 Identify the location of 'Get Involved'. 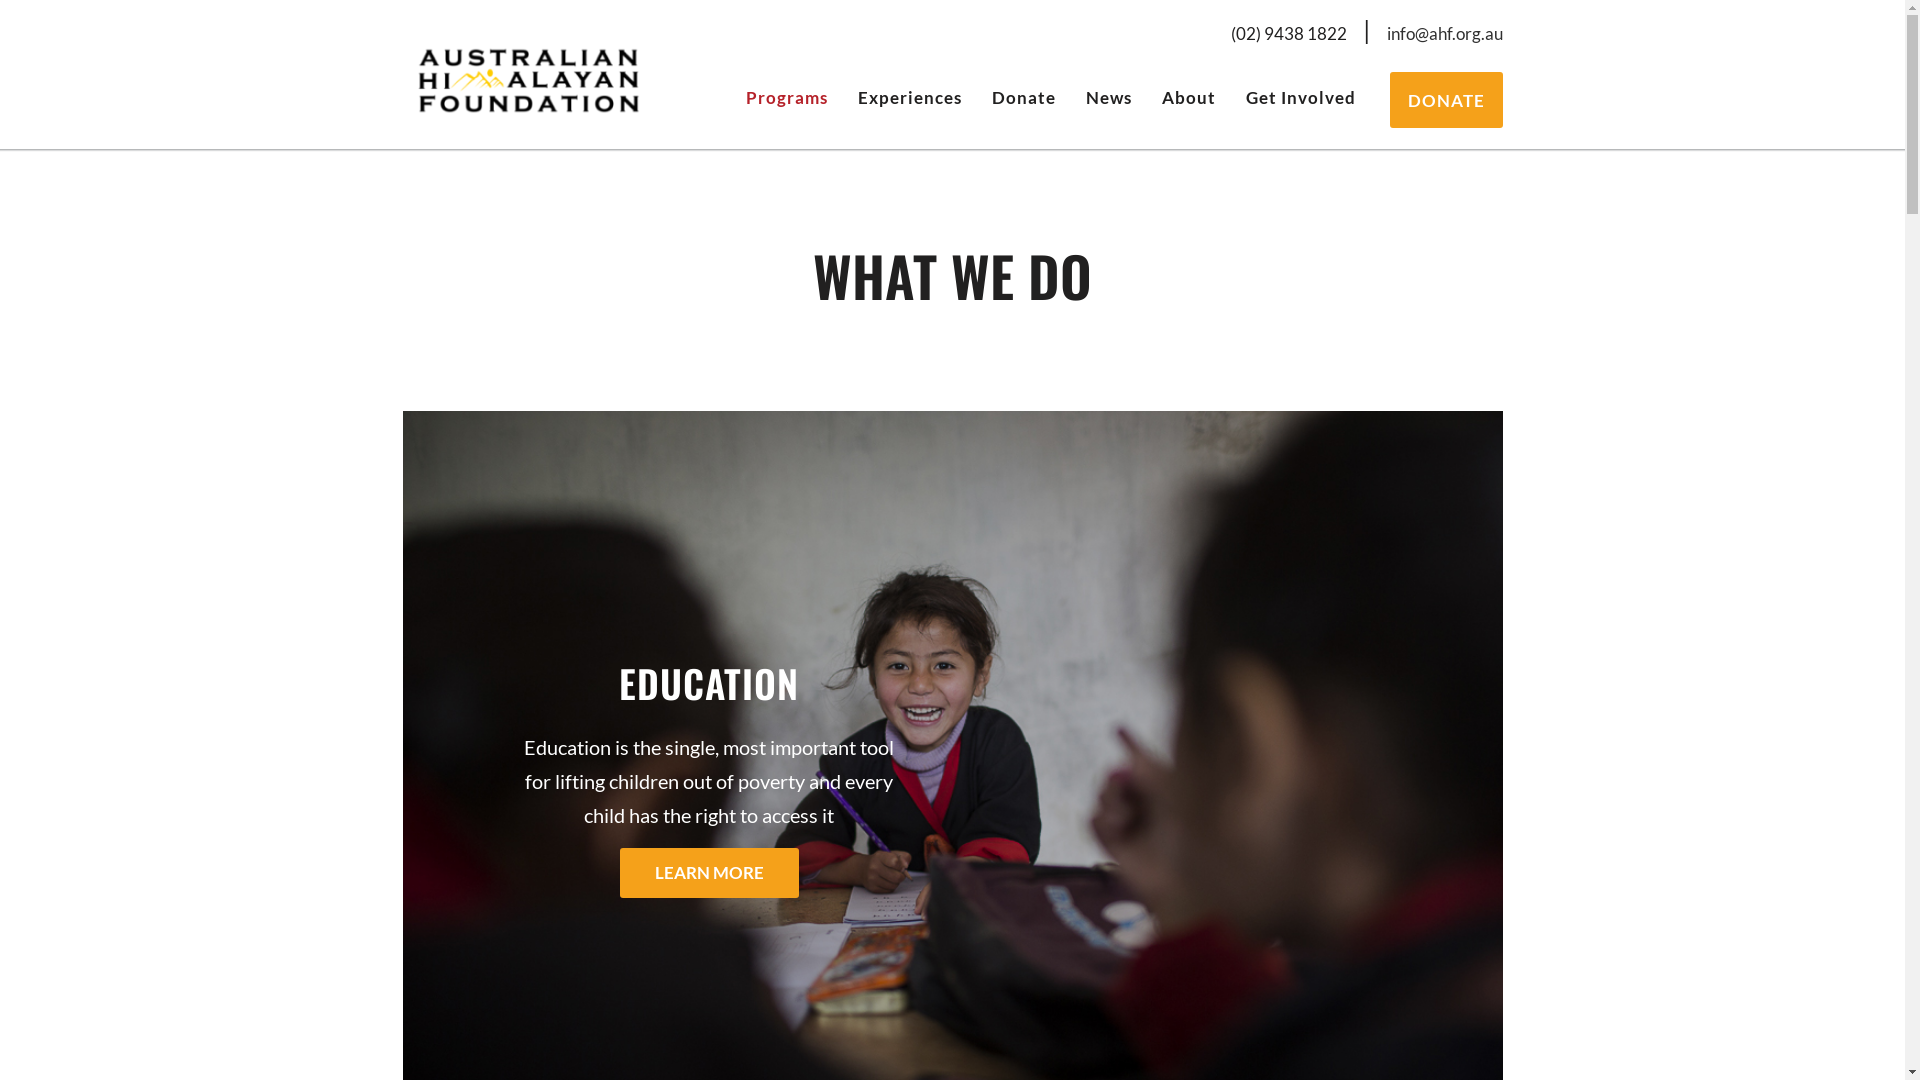
(1300, 96).